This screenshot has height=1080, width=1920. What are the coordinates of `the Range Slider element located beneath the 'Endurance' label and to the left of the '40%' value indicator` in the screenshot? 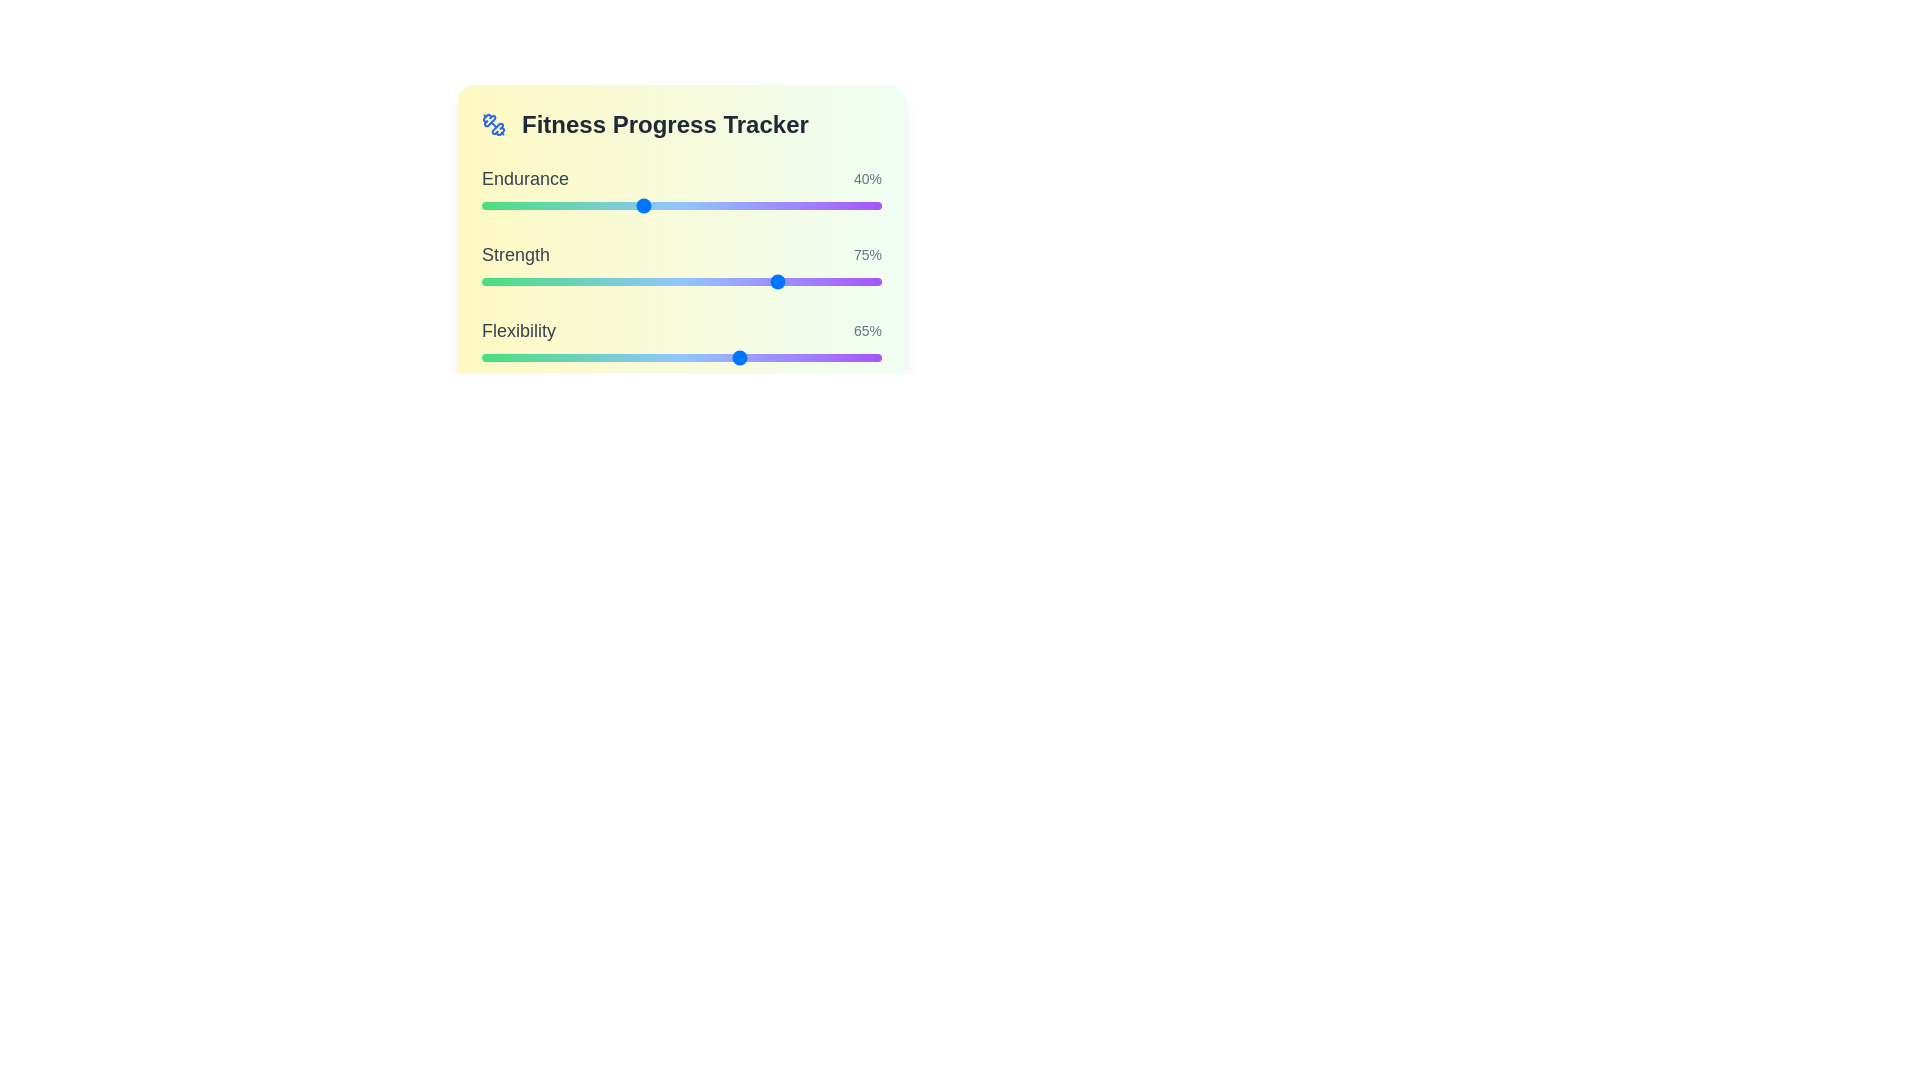 It's located at (681, 205).